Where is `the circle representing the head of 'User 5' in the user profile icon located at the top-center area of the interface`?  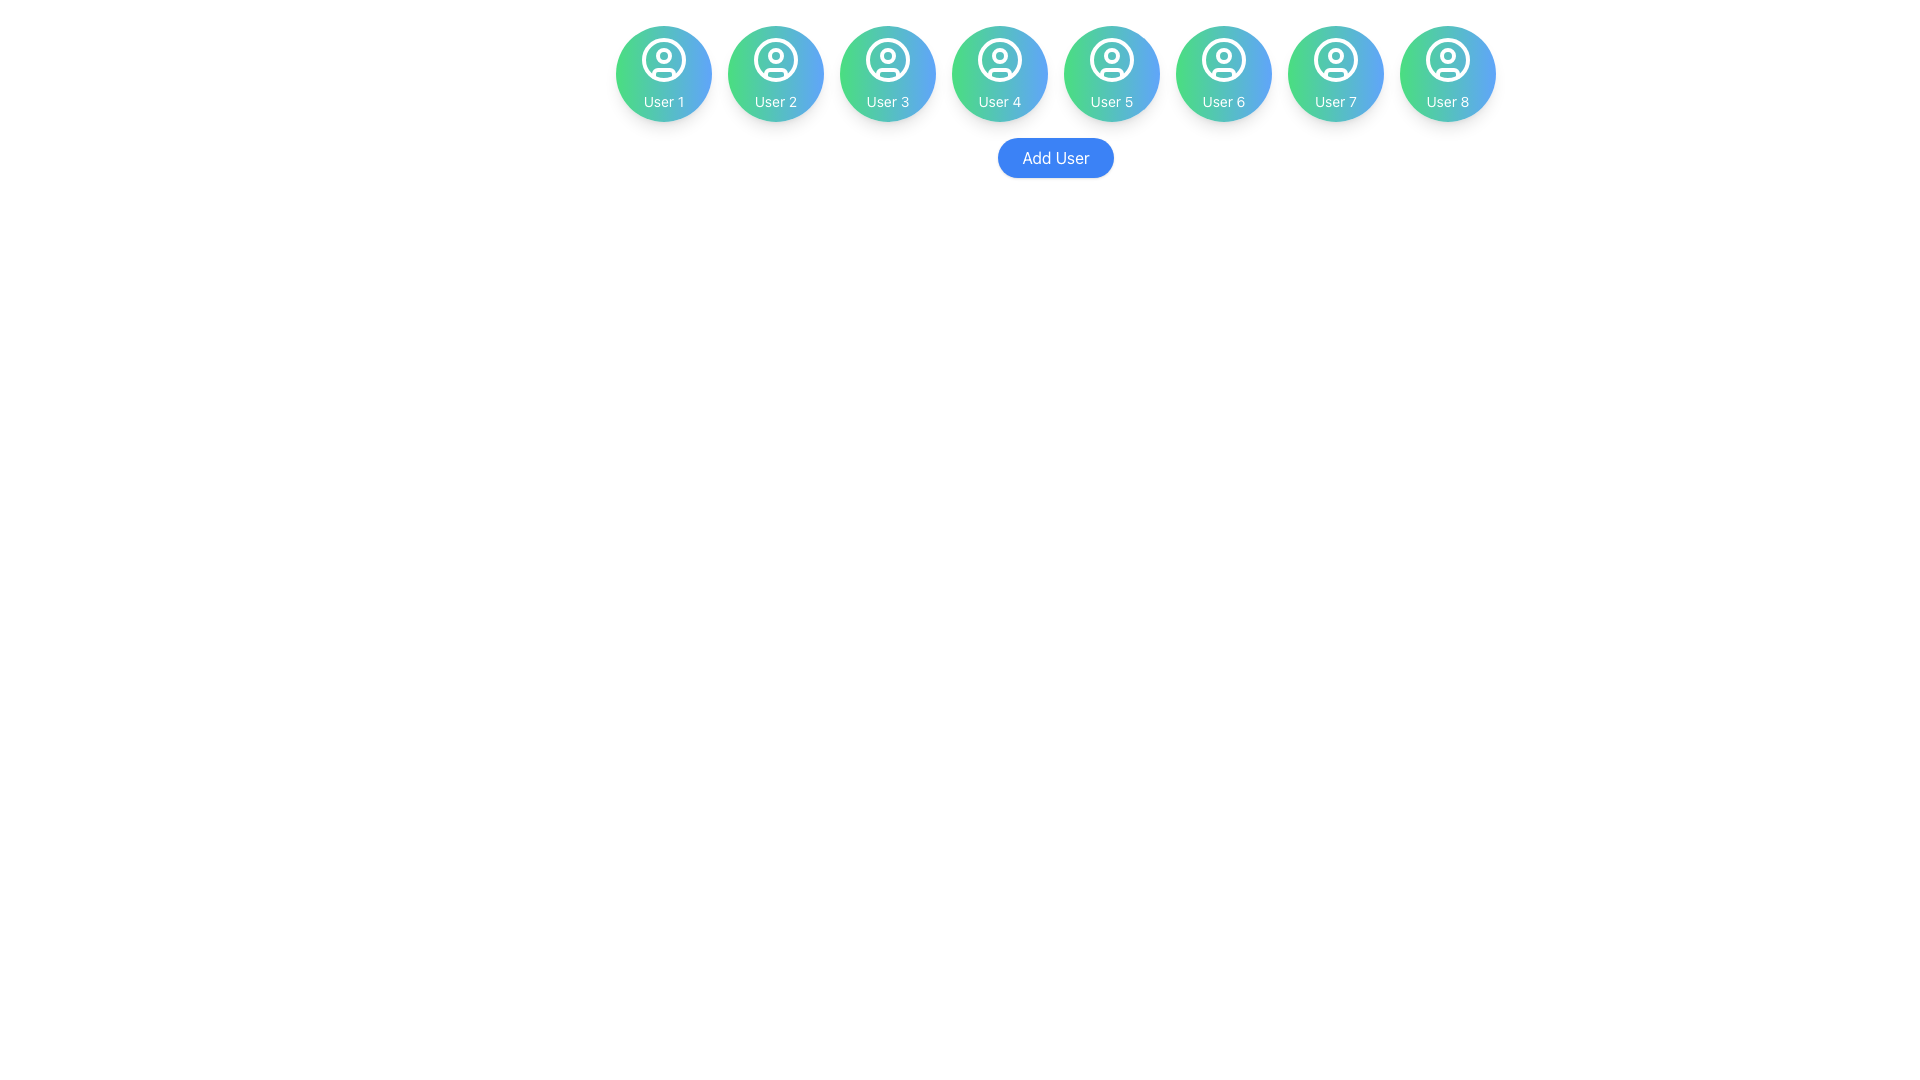
the circle representing the head of 'User 5' in the user profile icon located at the top-center area of the interface is located at coordinates (1111, 55).